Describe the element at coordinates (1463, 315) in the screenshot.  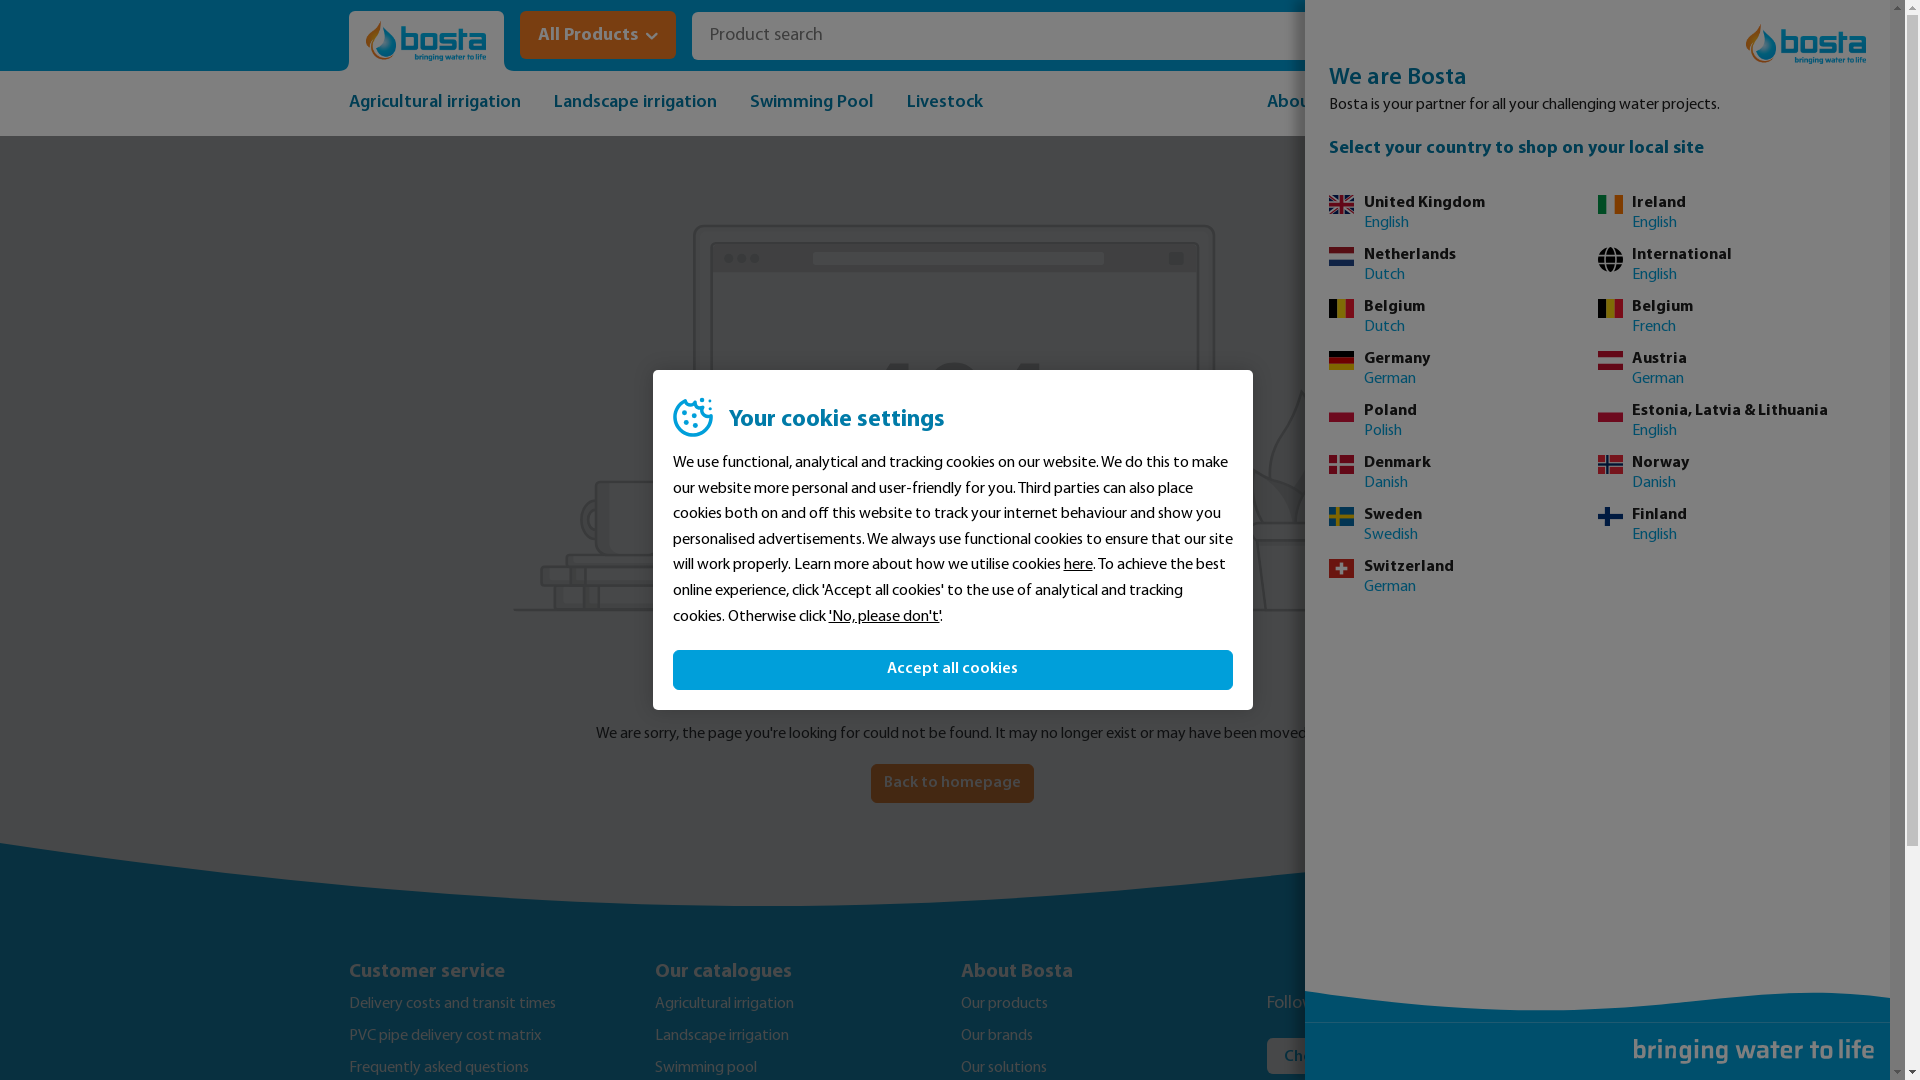
I see `'Belgium` at that location.